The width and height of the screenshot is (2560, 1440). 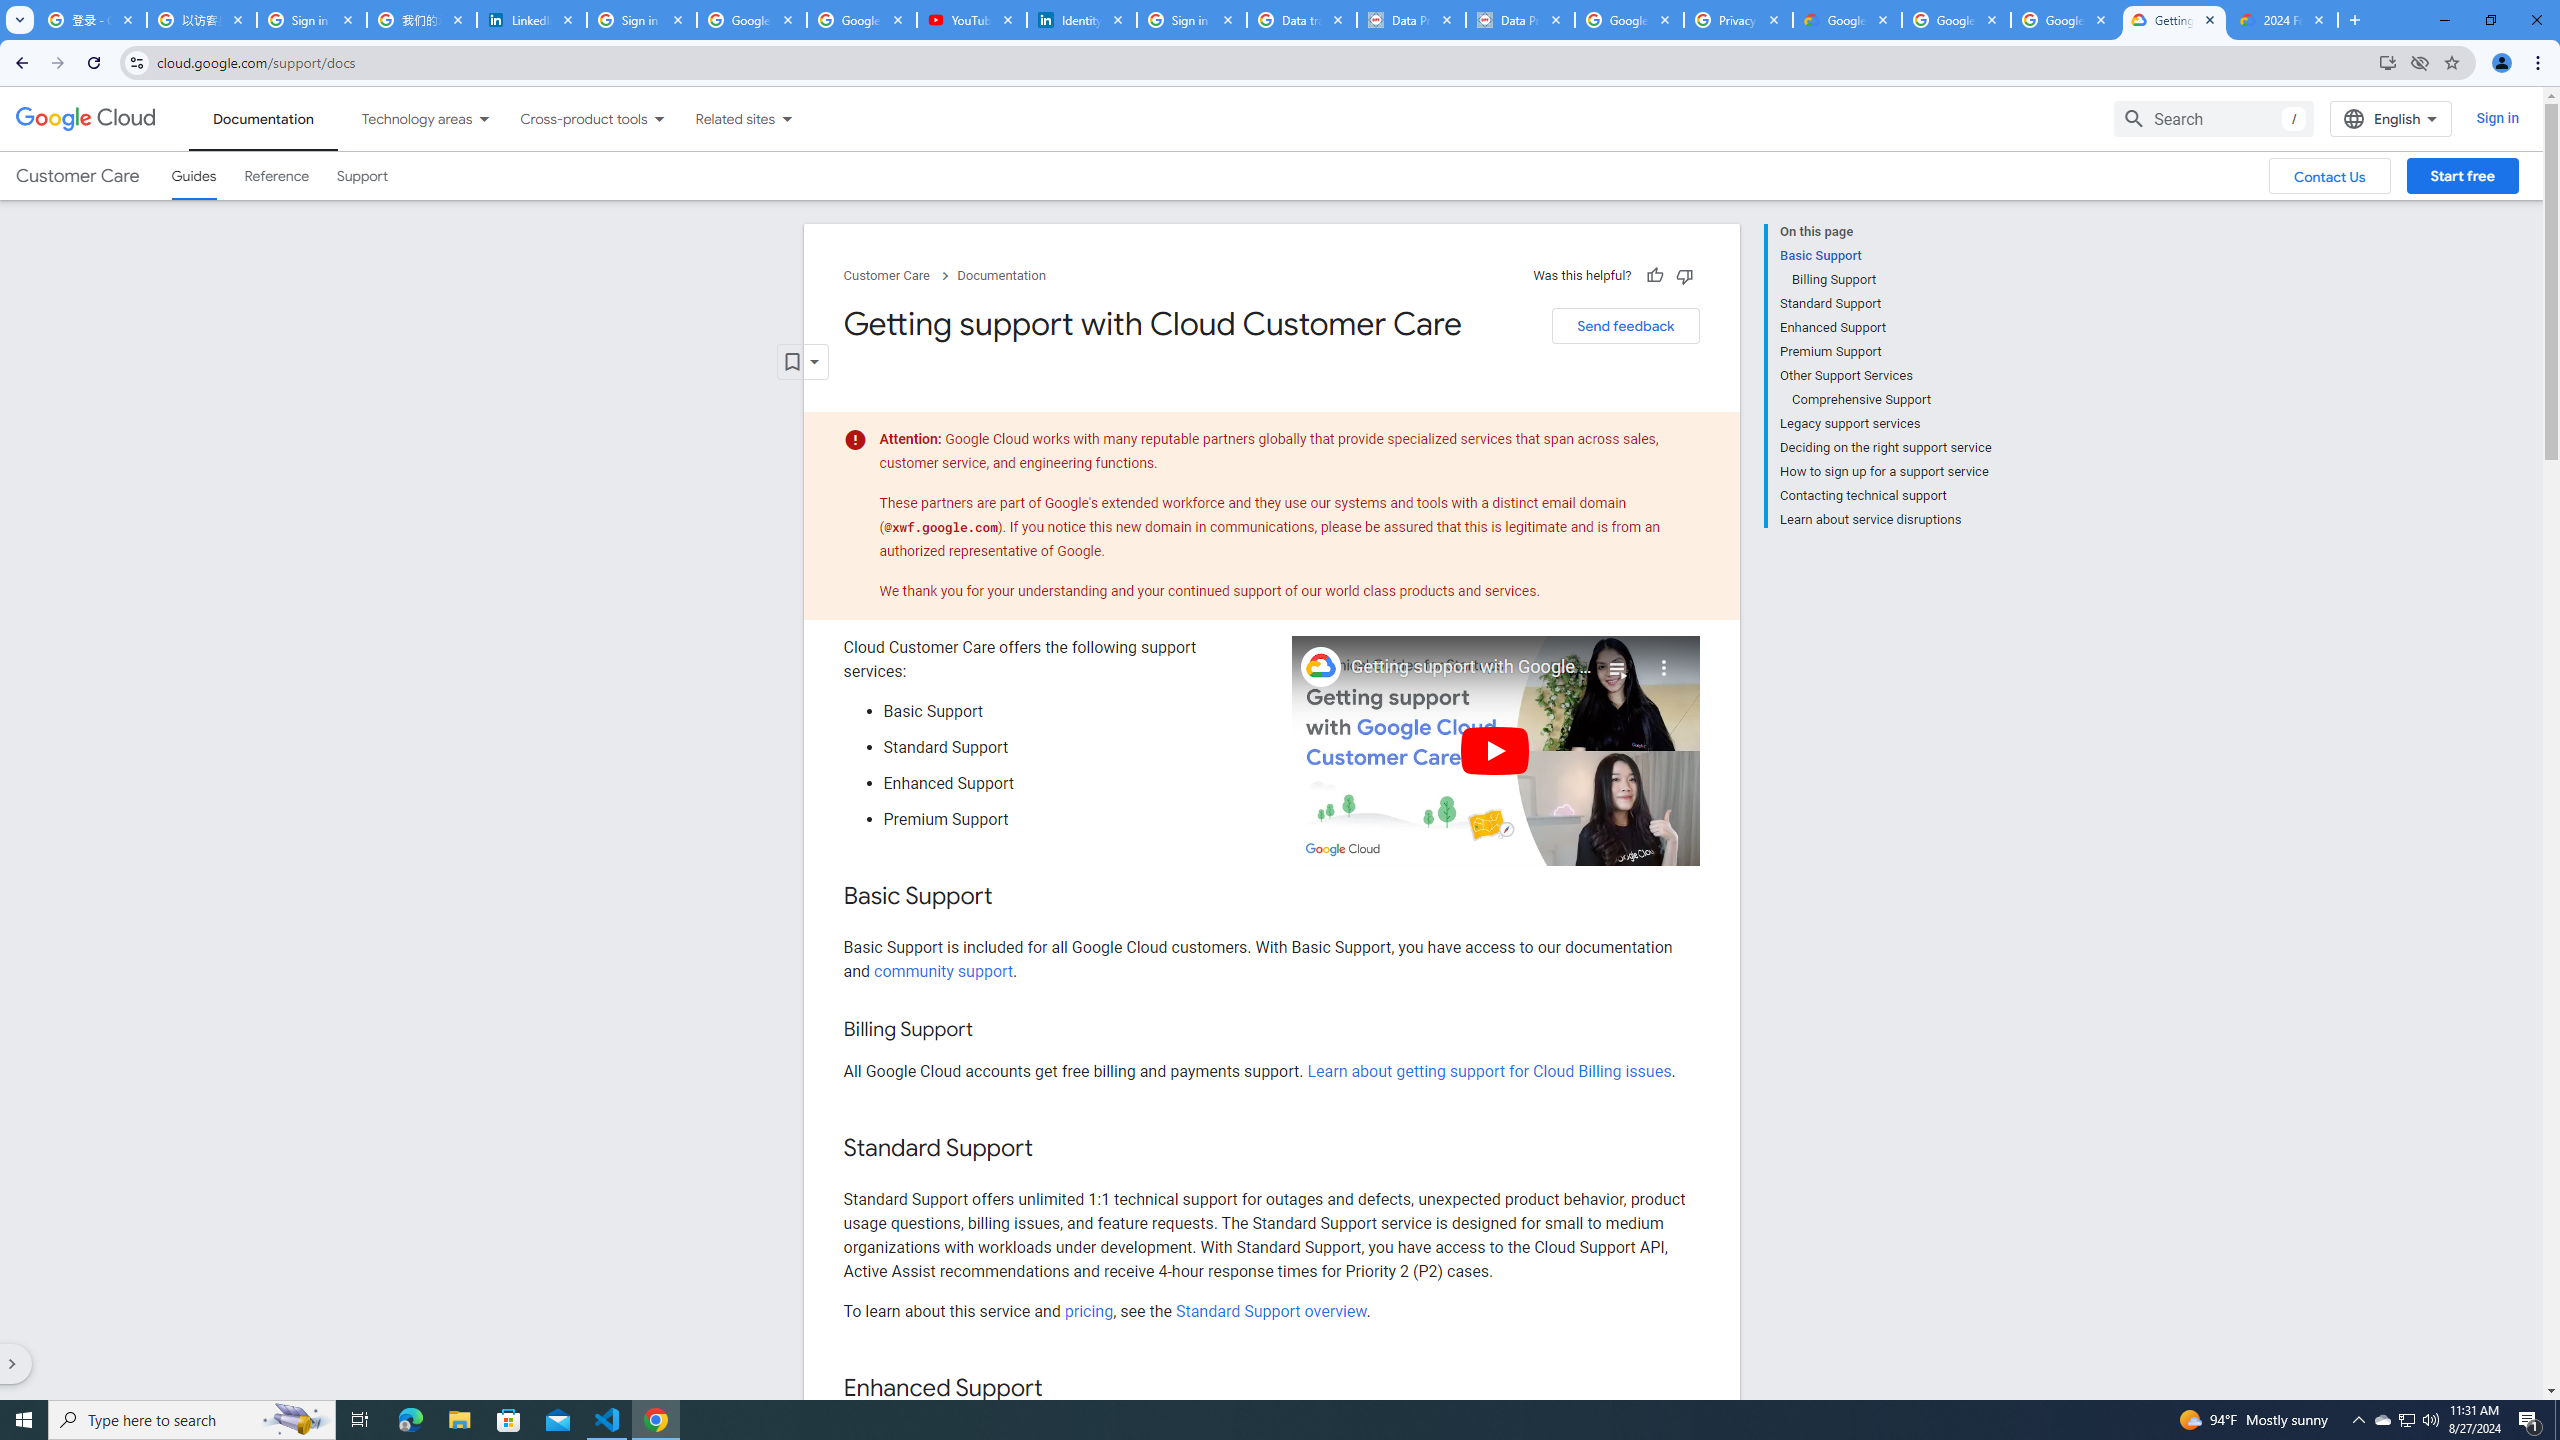 I want to click on 'Install Google Cloud', so click(x=2388, y=61).